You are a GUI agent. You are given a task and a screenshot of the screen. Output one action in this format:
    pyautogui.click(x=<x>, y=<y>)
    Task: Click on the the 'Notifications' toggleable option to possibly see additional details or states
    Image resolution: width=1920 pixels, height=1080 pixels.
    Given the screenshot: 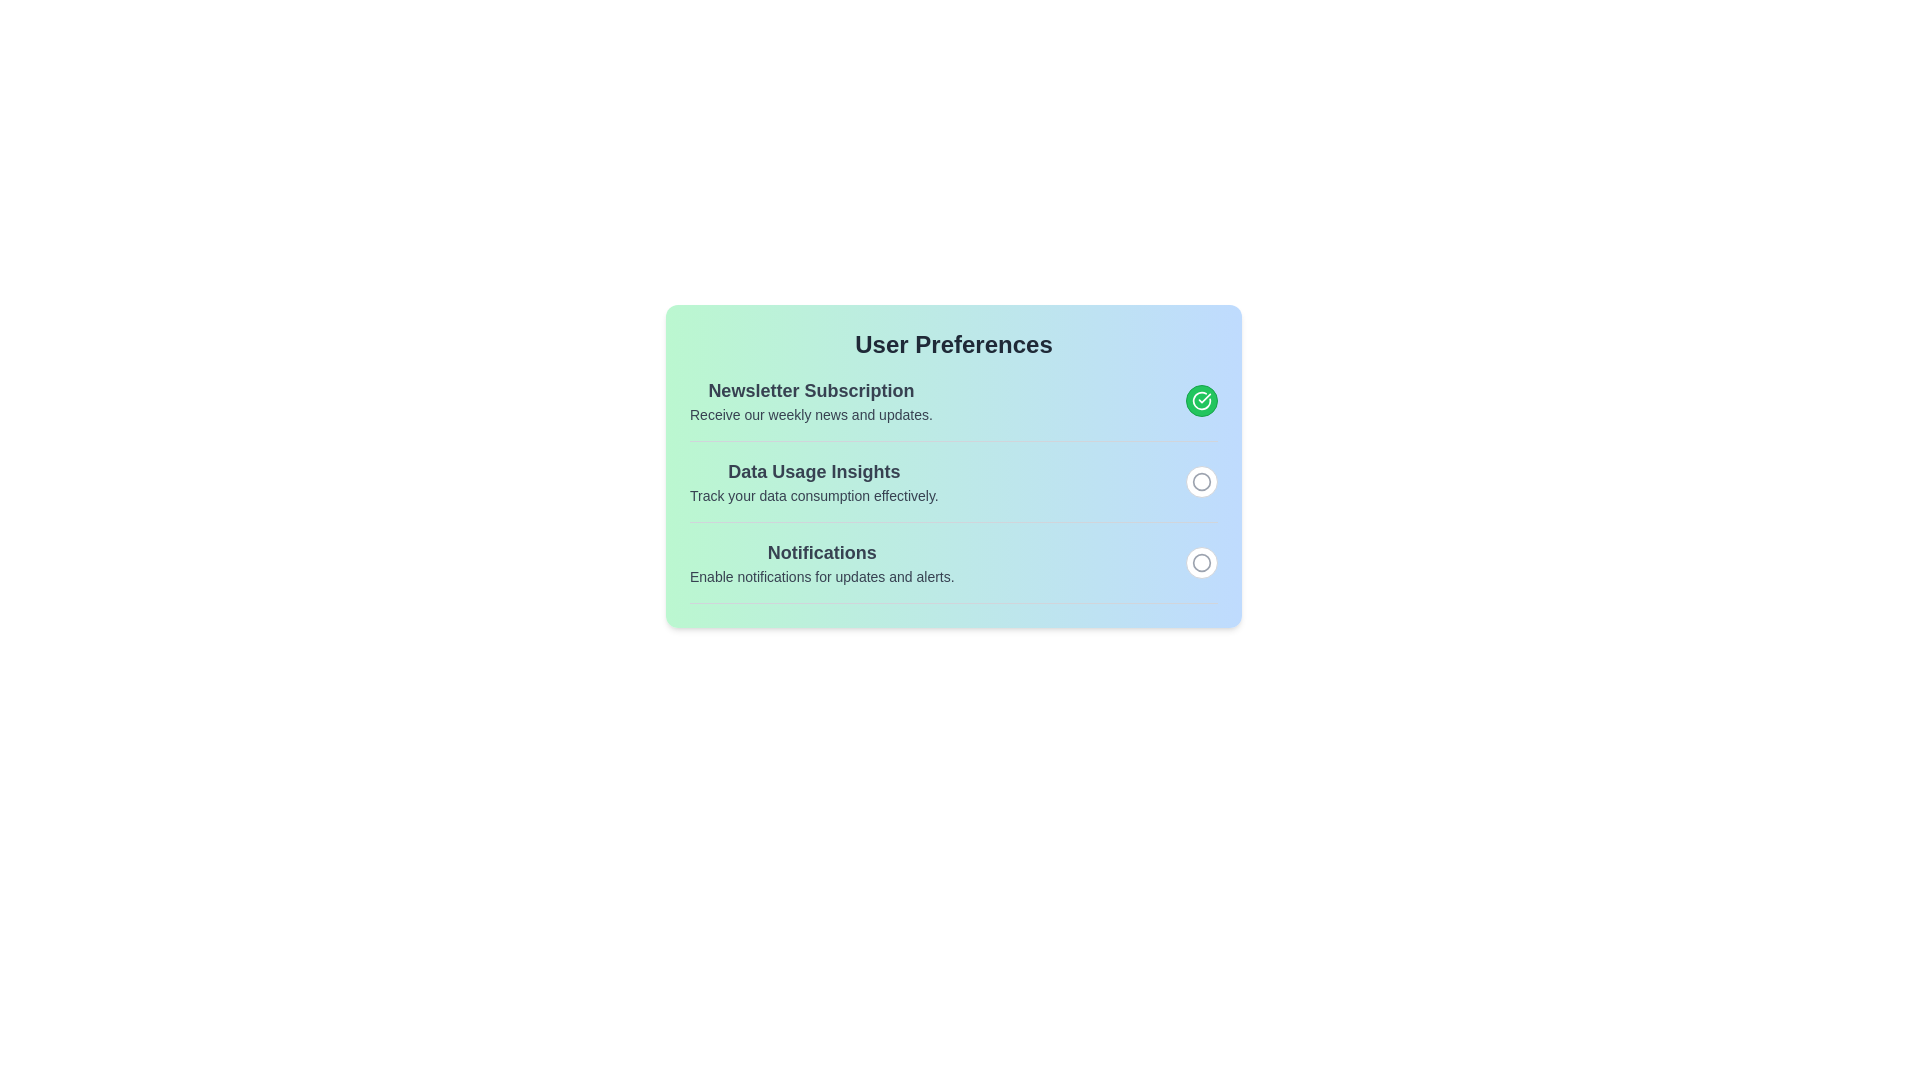 What is the action you would take?
    pyautogui.click(x=953, y=571)
    